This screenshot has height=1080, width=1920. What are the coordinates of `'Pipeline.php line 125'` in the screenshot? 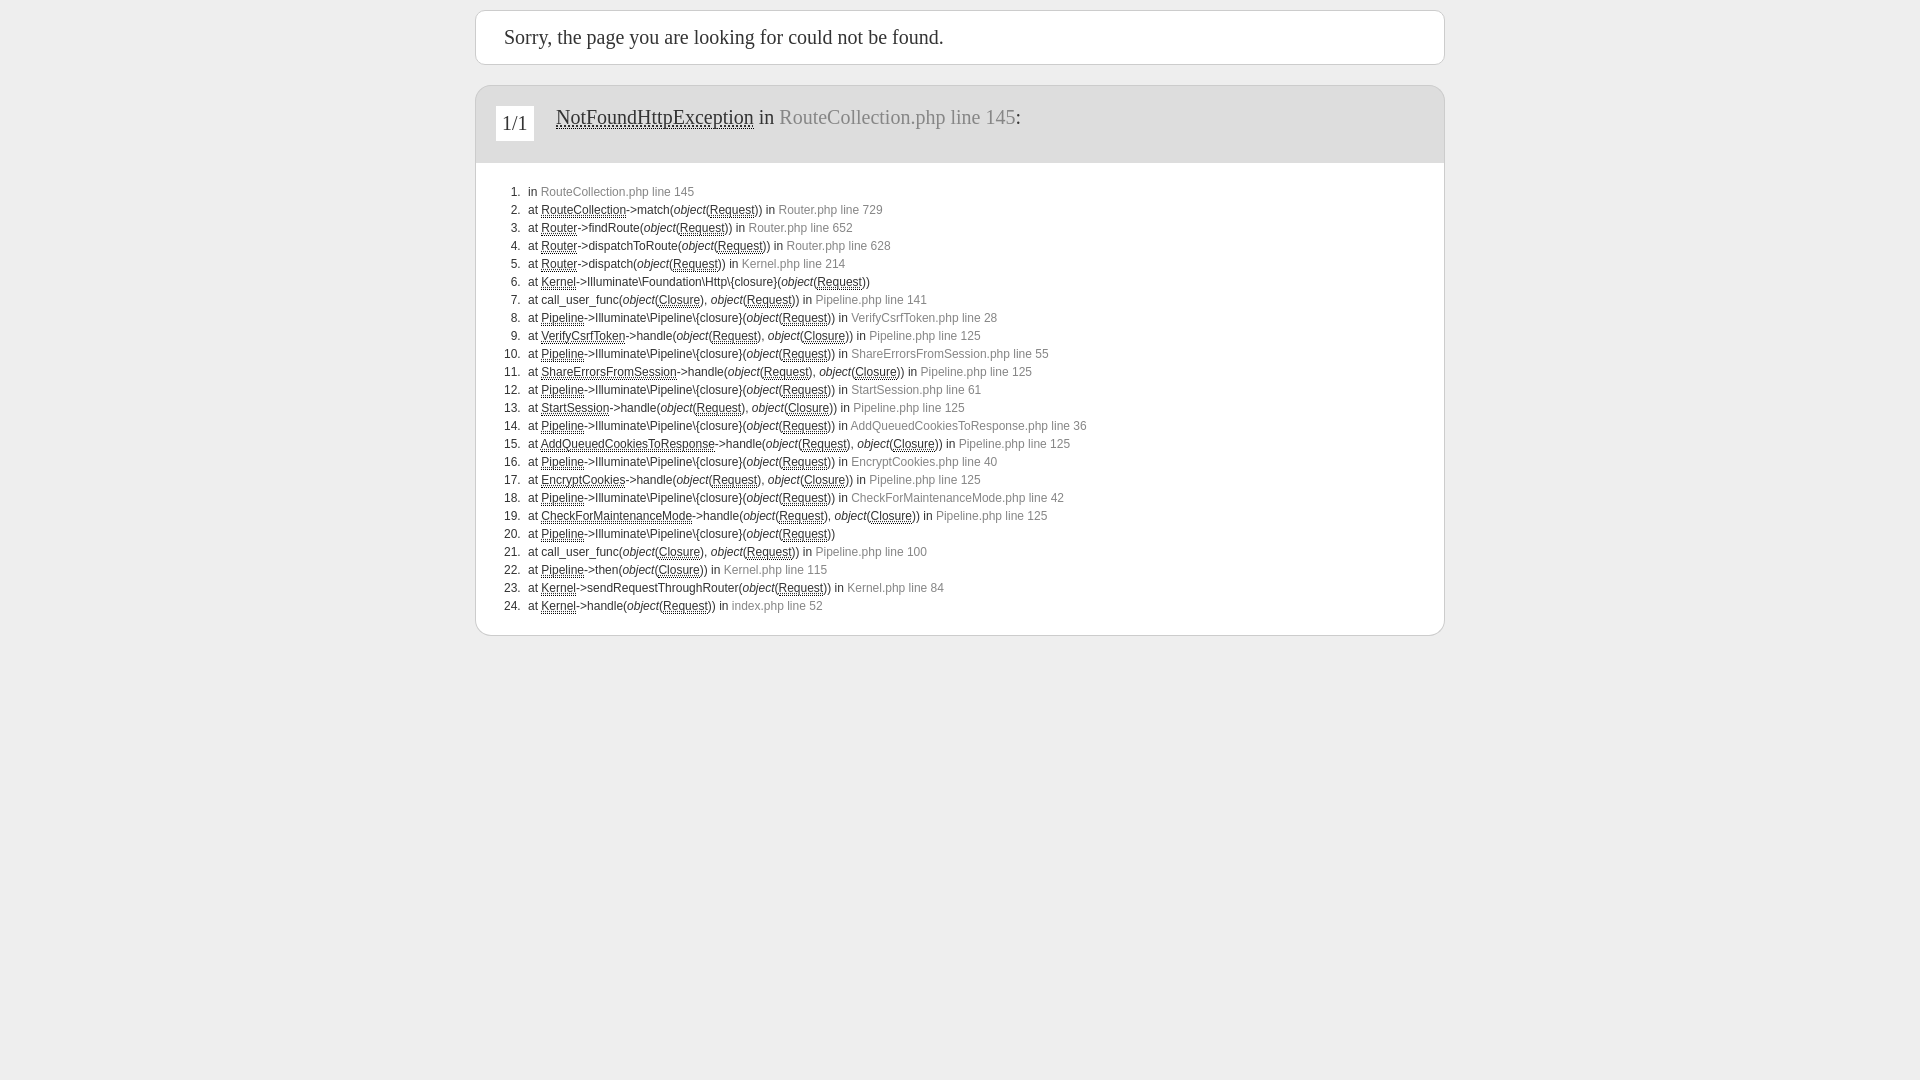 It's located at (976, 371).